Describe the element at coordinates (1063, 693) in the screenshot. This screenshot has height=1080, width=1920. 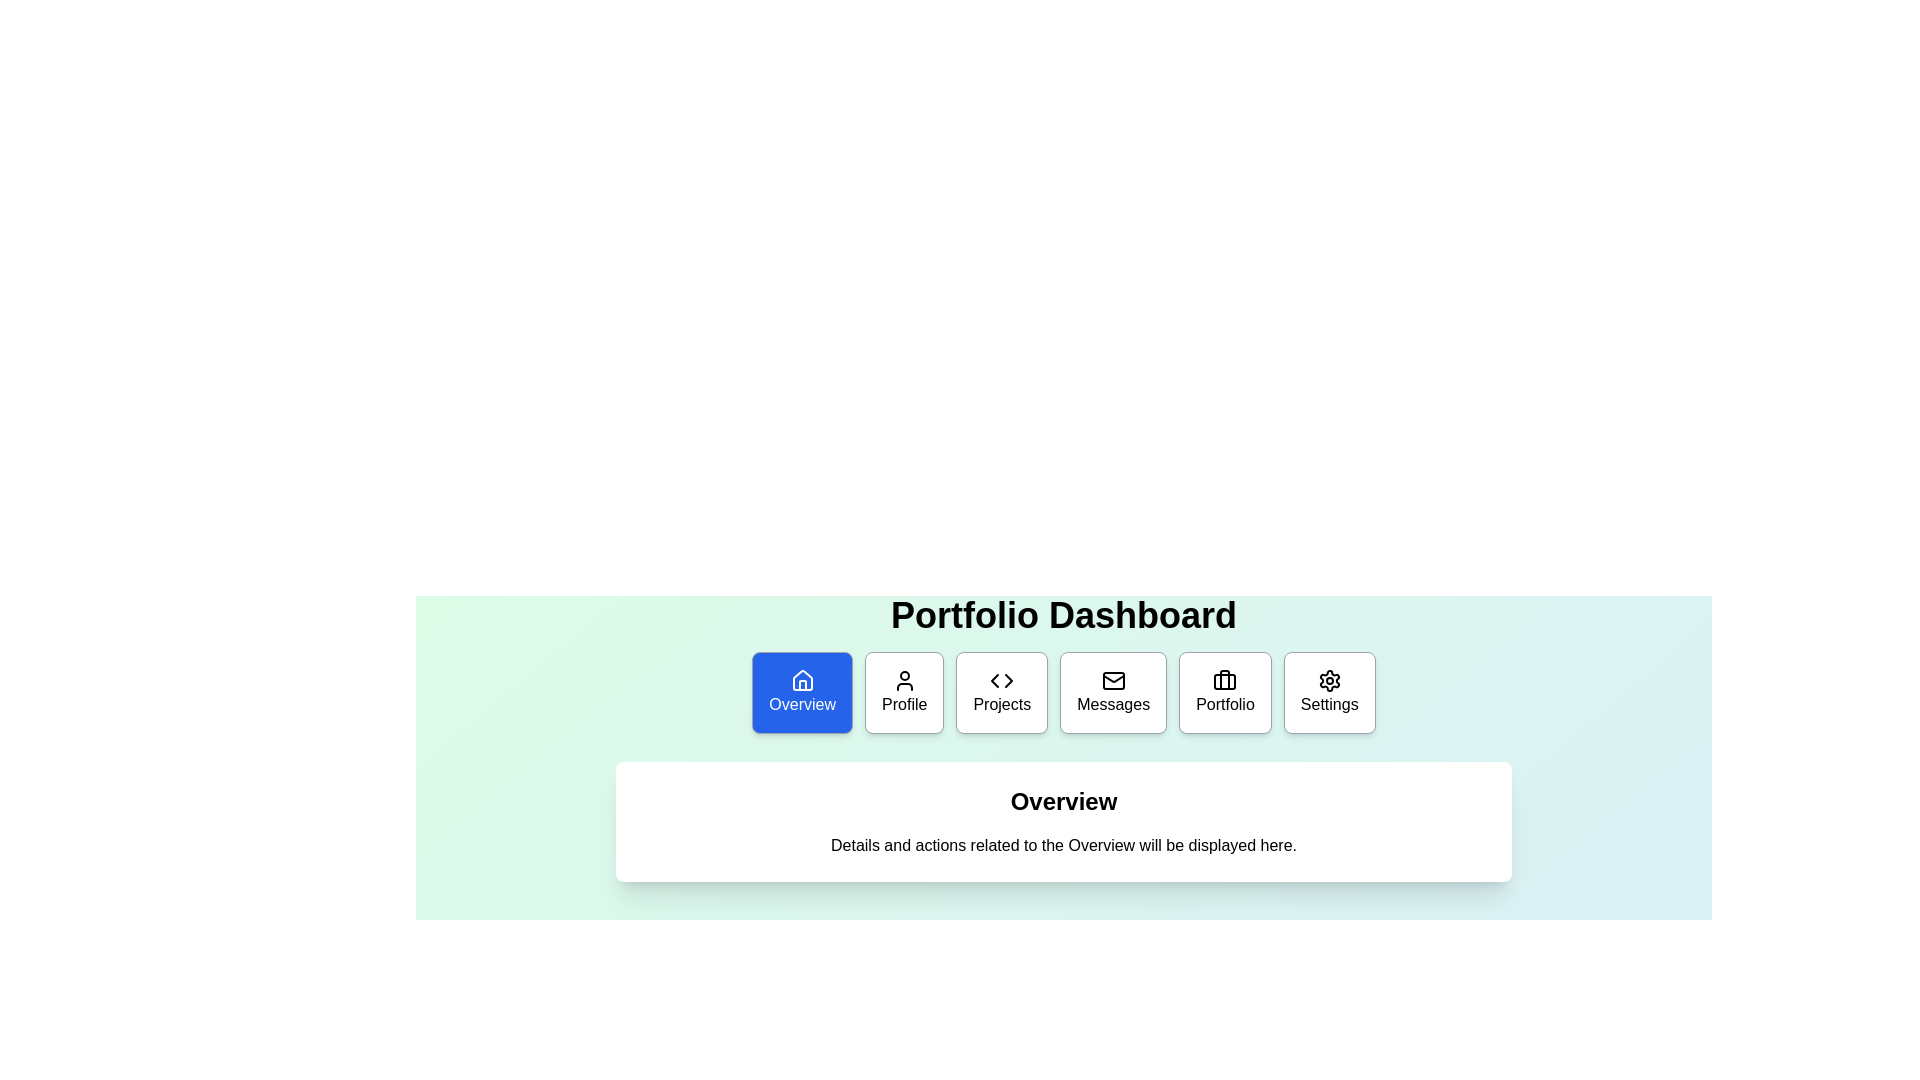
I see `an item in the Navigation menu located below the 'Portfolio Dashboard' heading to trigger hover effects` at that location.